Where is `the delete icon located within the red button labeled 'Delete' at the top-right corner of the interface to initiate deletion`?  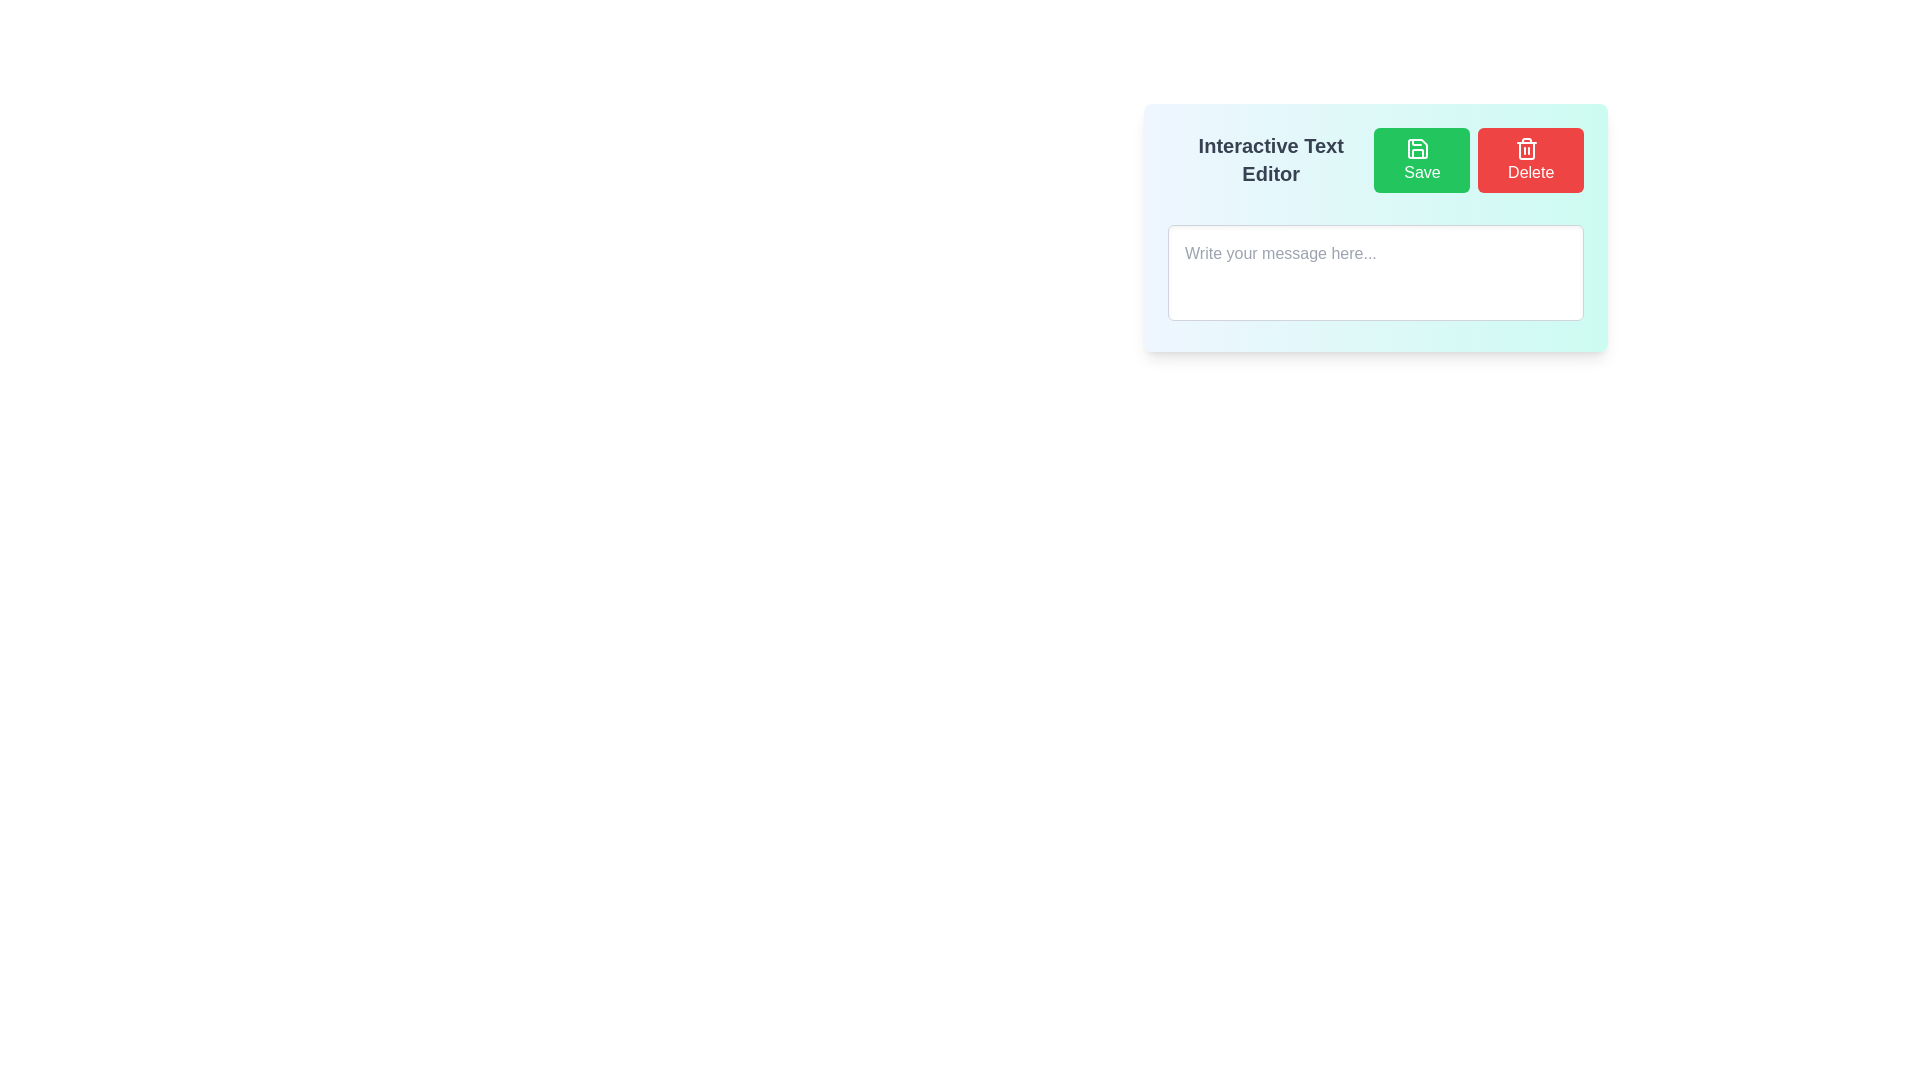
the delete icon located within the red button labeled 'Delete' at the top-right corner of the interface to initiate deletion is located at coordinates (1526, 147).